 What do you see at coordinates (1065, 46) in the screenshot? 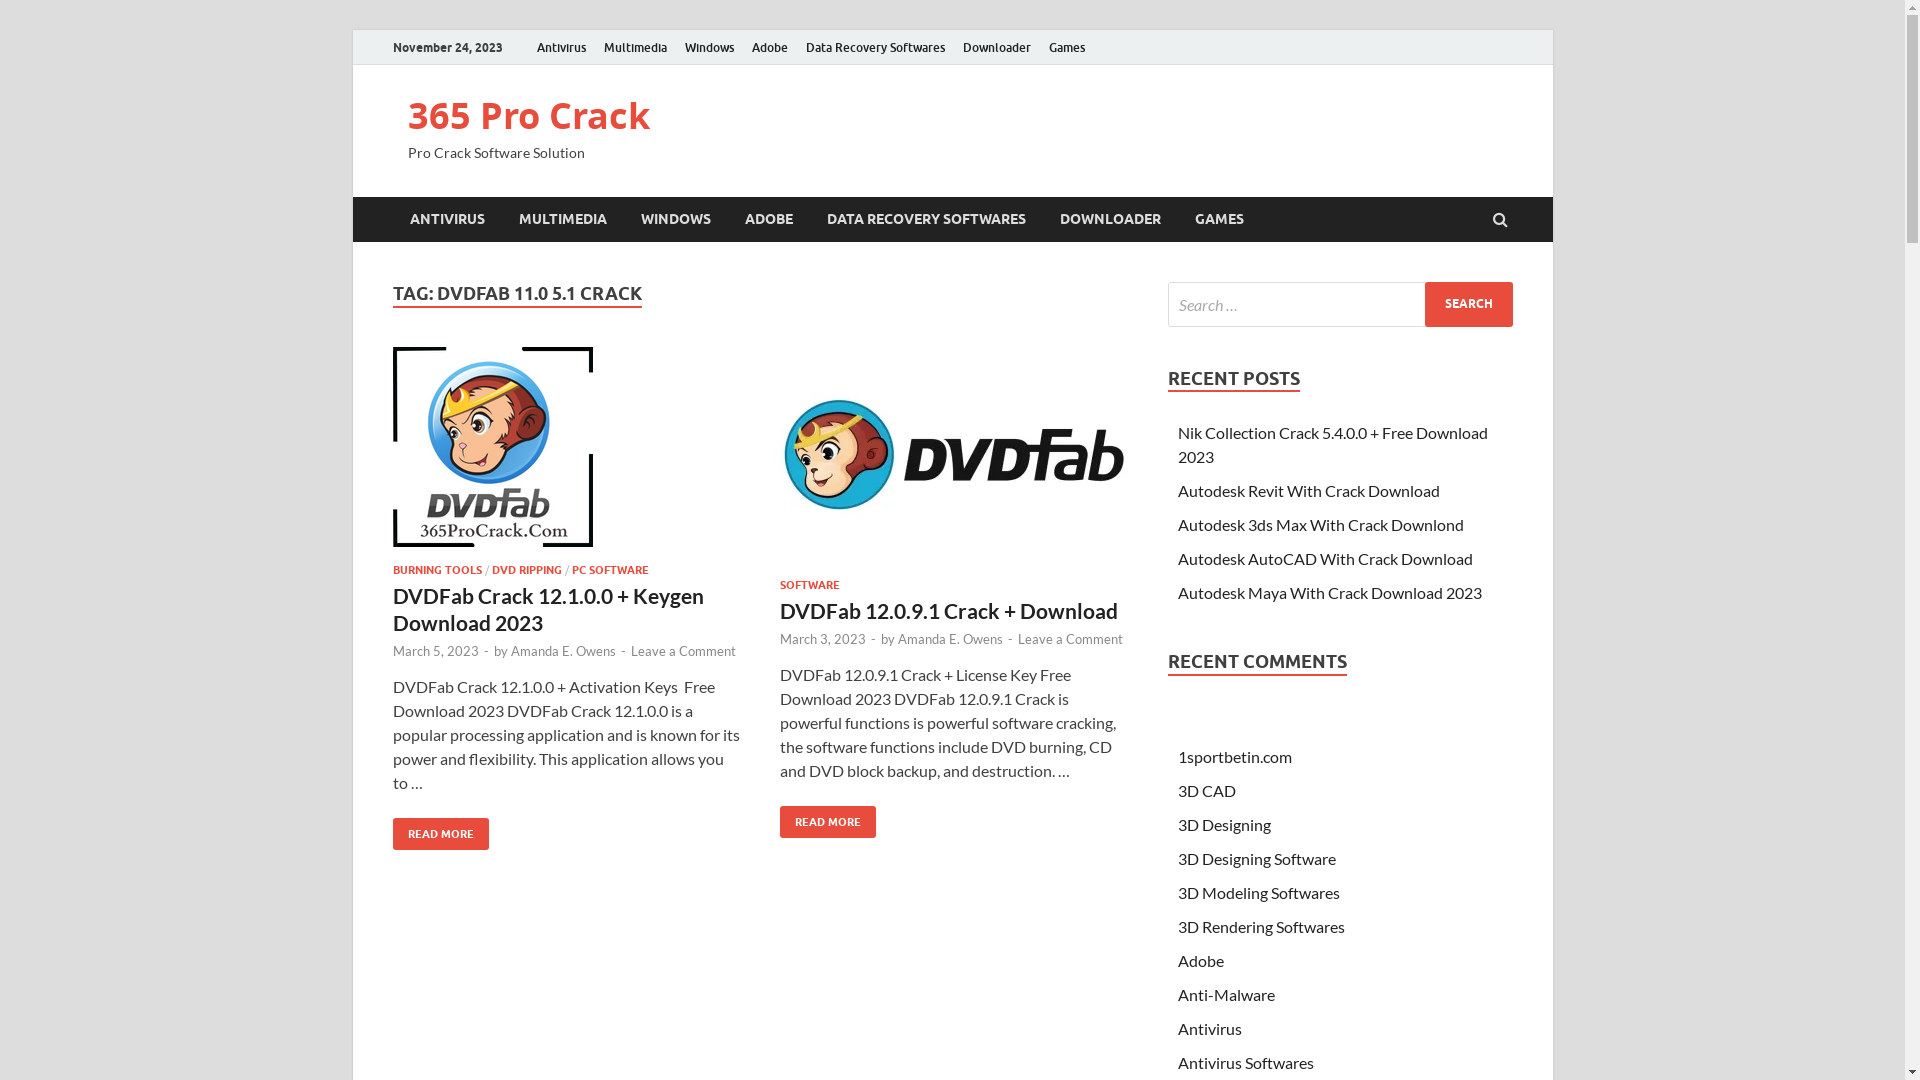
I see `'Games'` at bounding box center [1065, 46].